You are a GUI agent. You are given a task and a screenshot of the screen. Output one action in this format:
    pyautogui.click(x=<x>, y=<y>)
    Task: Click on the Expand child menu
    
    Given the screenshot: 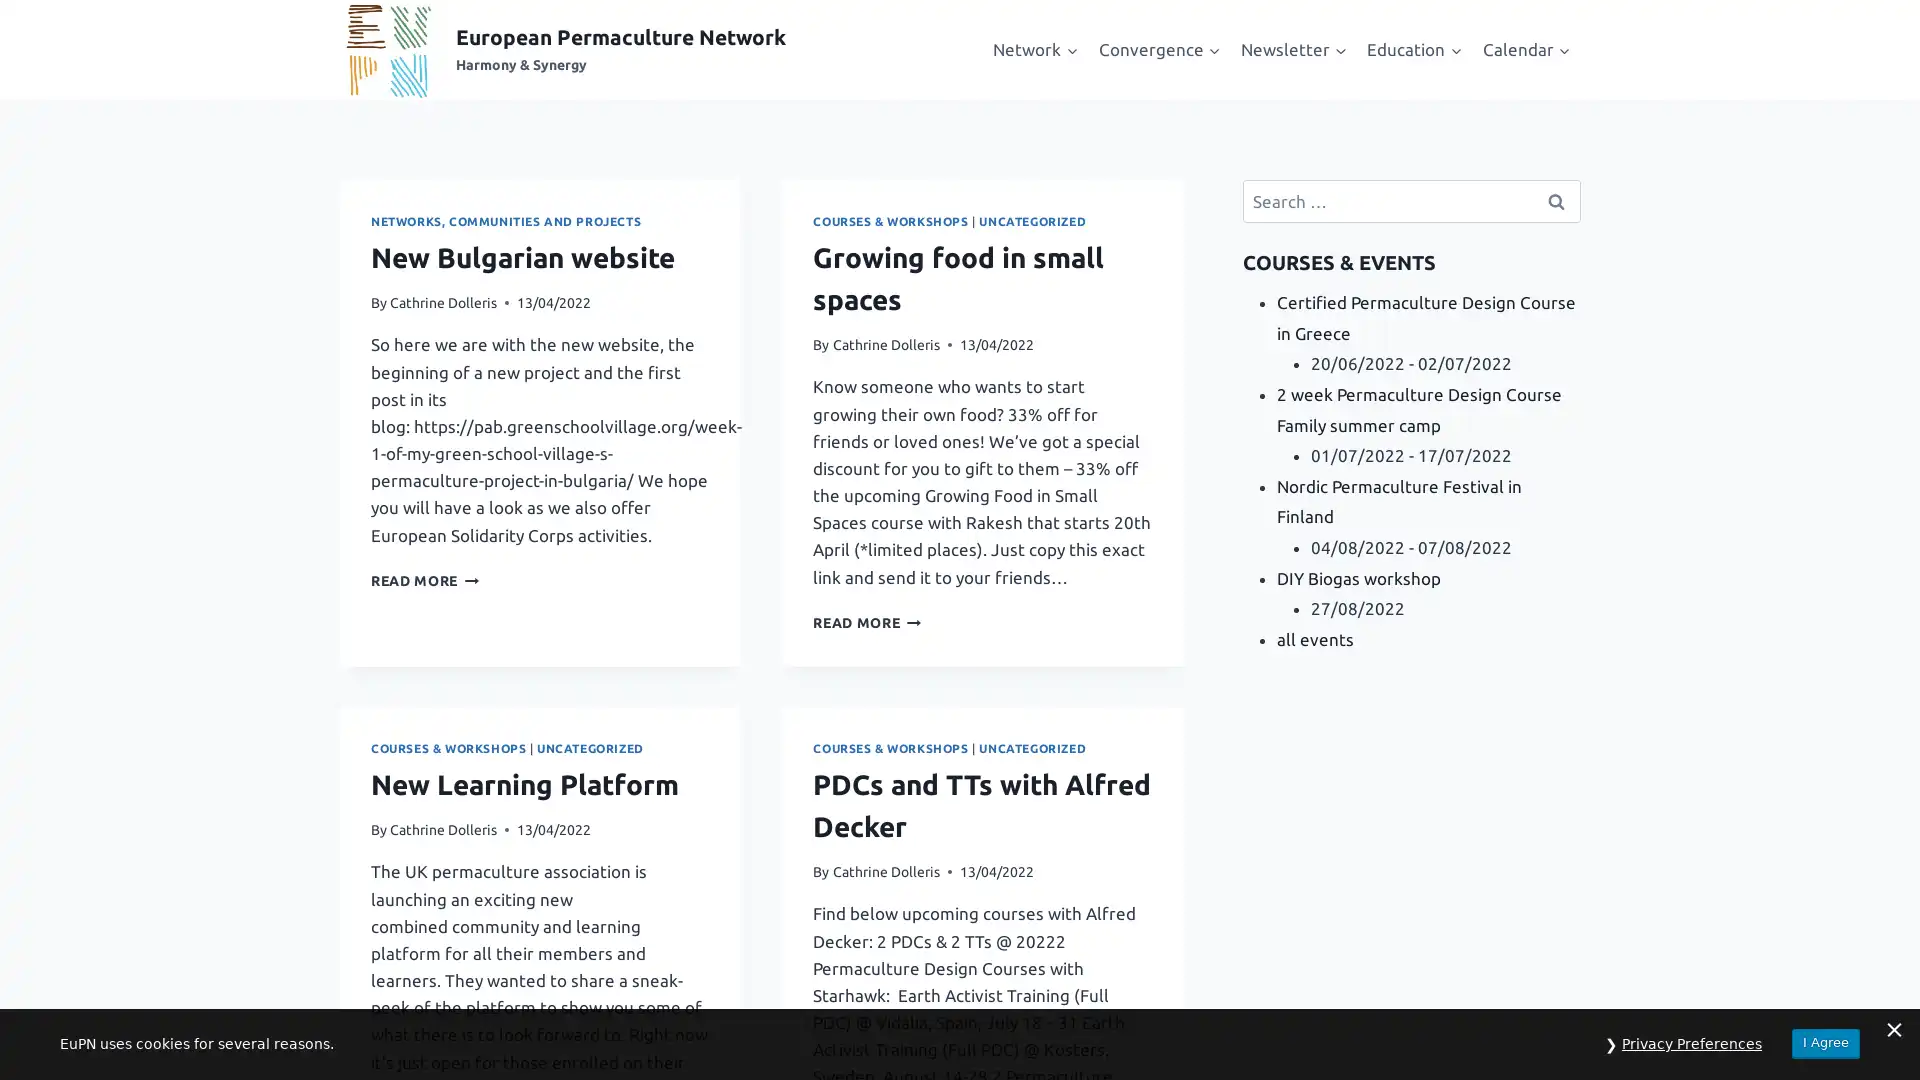 What is the action you would take?
    pyautogui.click(x=1293, y=48)
    